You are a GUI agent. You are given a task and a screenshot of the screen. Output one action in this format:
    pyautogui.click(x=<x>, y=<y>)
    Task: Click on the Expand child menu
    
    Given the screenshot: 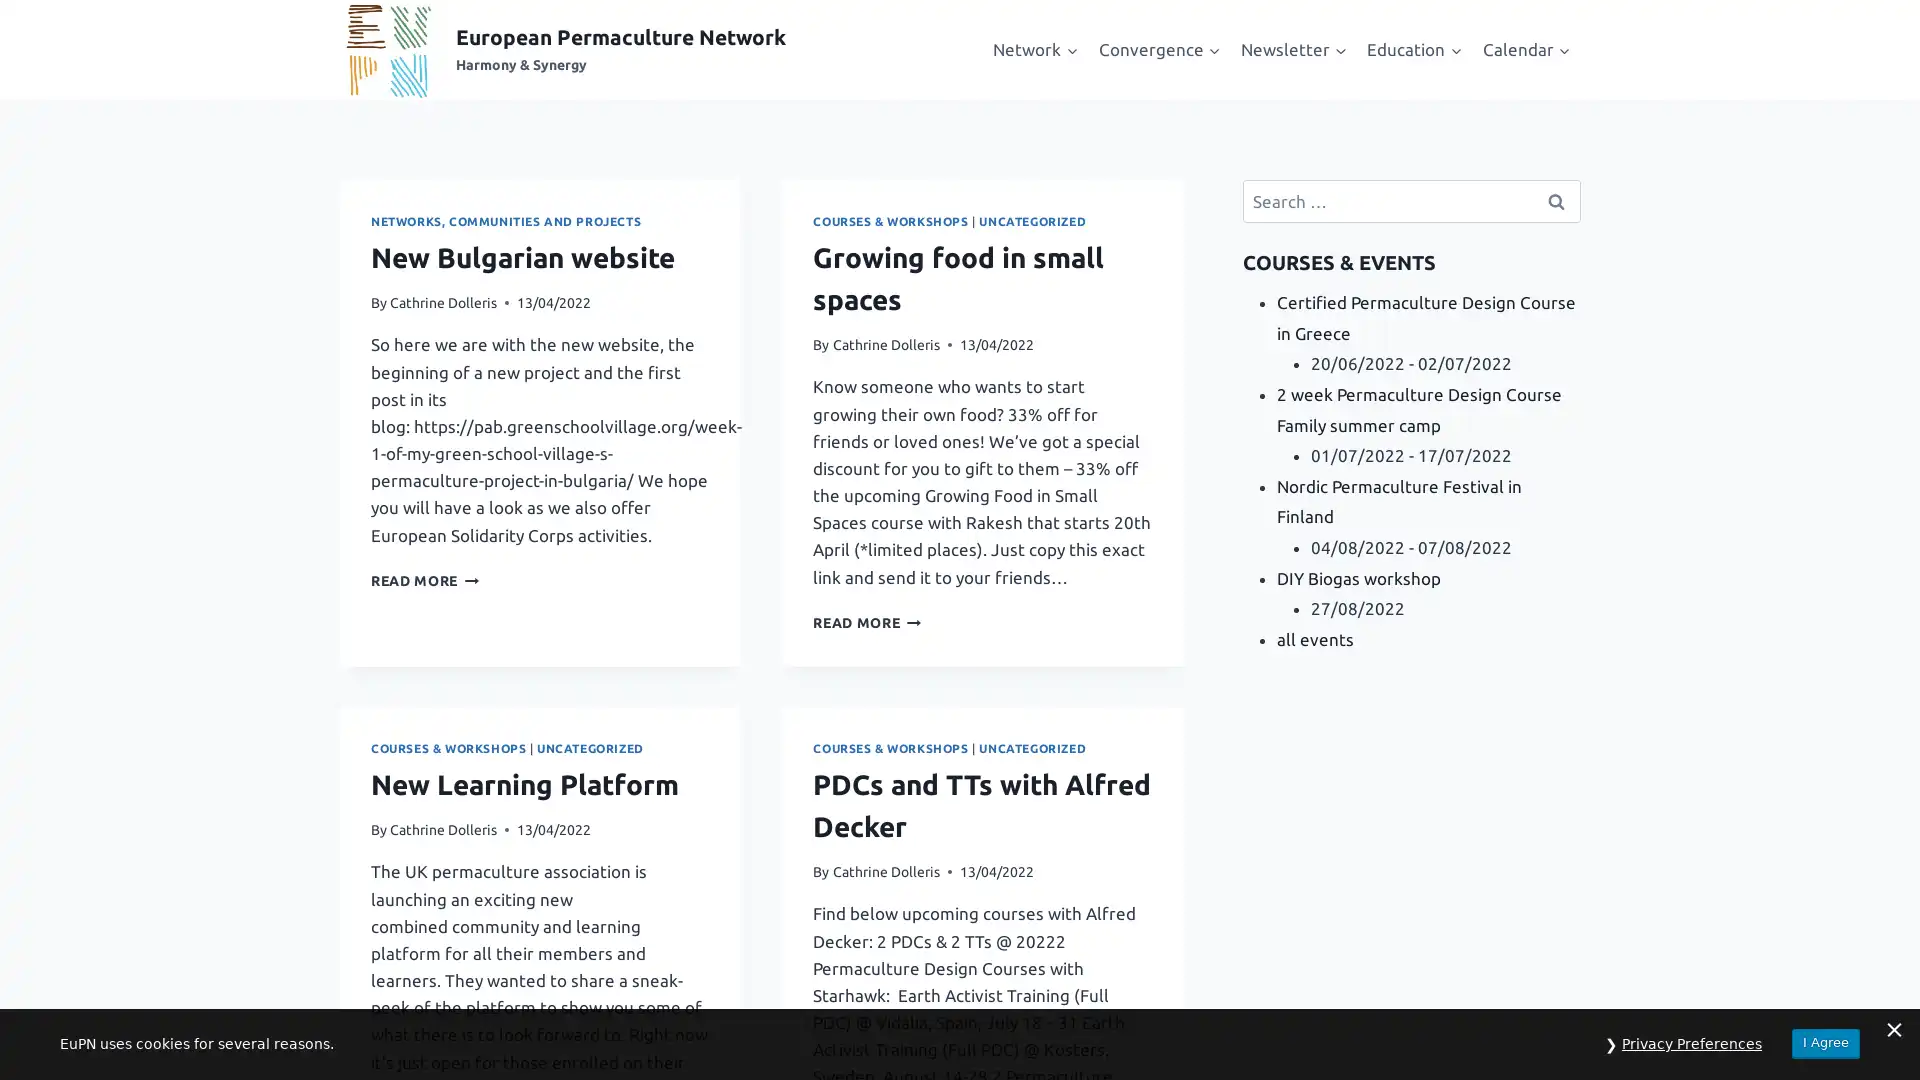 What is the action you would take?
    pyautogui.click(x=1293, y=48)
    